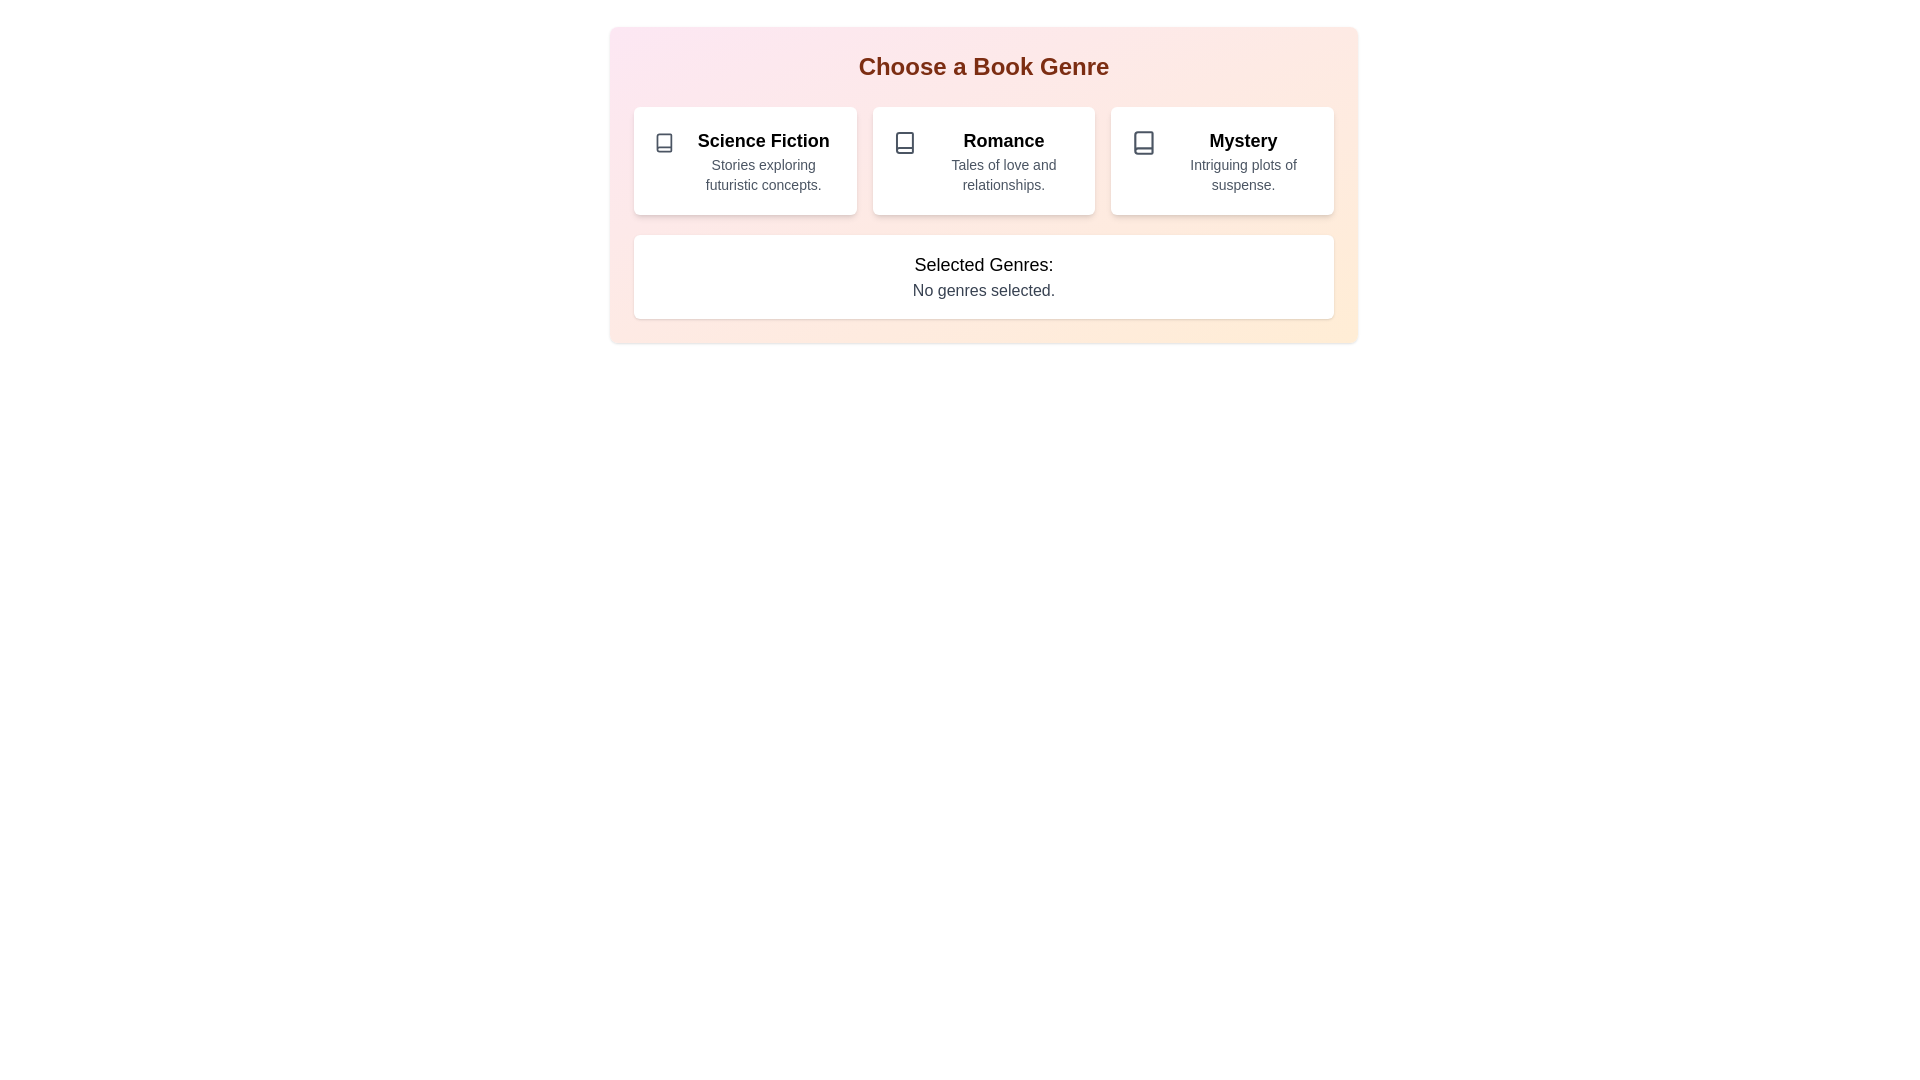 The image size is (1920, 1080). Describe the element at coordinates (664, 141) in the screenshot. I see `the minimalist gray book icon in the 'Choose a Book Genre' section, which is located above the 'Science Fiction' text and adjacent to the title 'Stories exploring futuristic concepts.'` at that location.